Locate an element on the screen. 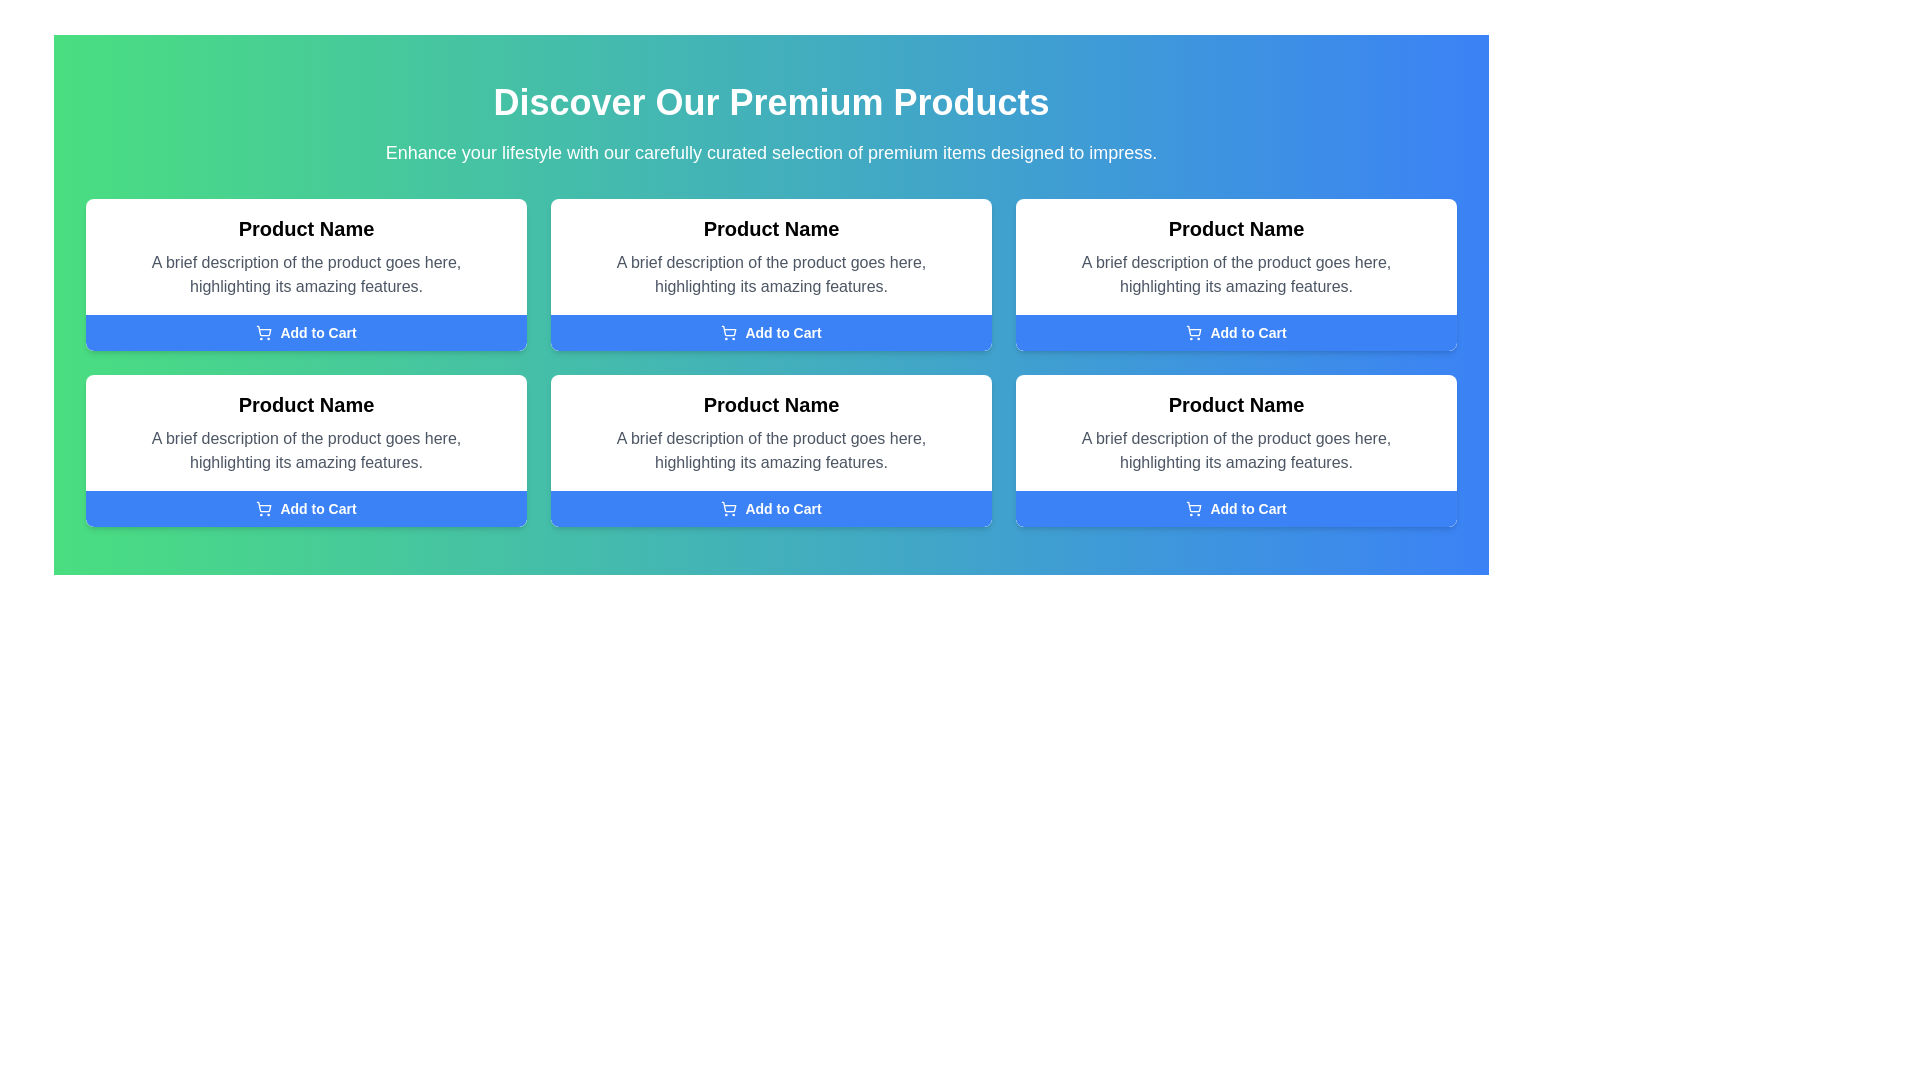  the 'Add to Cart' button with a blue background and white text, located at the bottom of the fourth product card in the second row of a 3x2 grid layout is located at coordinates (305, 508).